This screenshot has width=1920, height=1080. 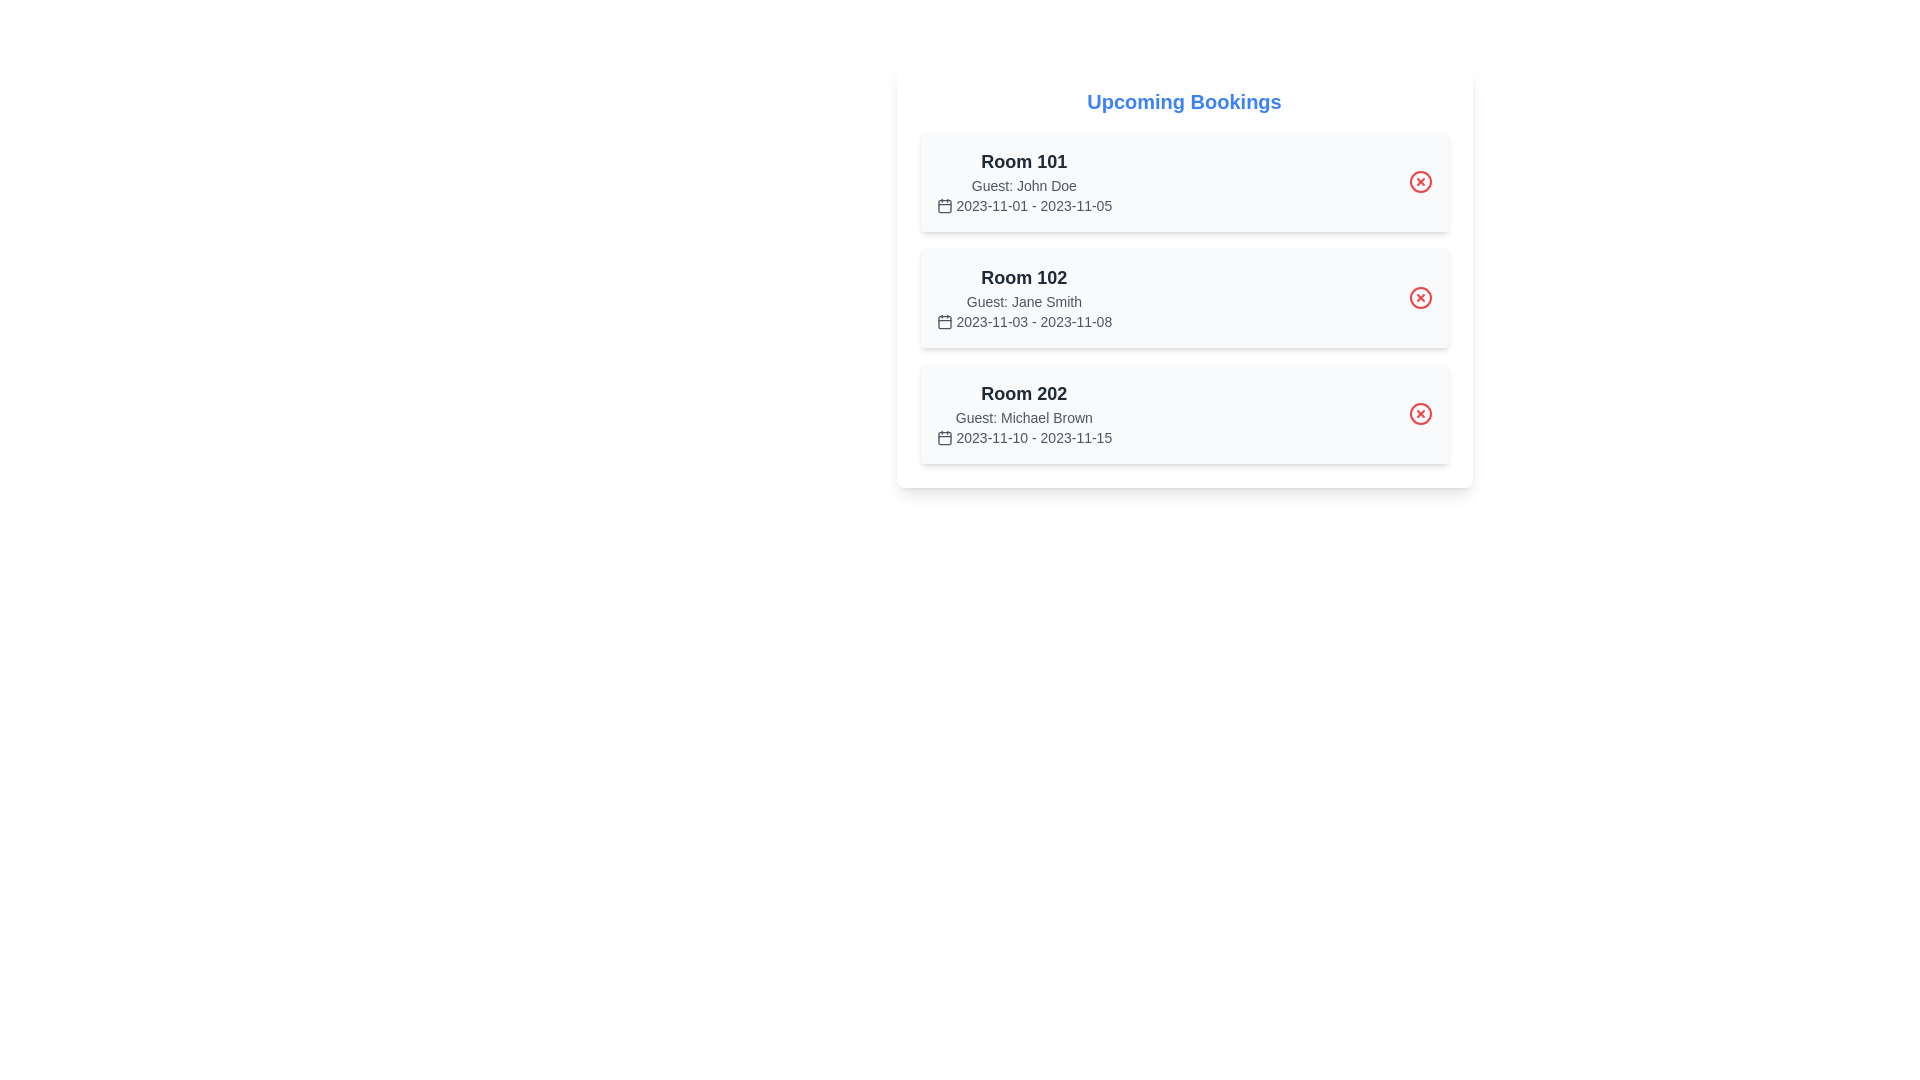 I want to click on the static text element displaying the booking date range for Room 101, which is located in the third row following the title and subtitle, and is aligned with the calendar icon, so click(x=1024, y=205).